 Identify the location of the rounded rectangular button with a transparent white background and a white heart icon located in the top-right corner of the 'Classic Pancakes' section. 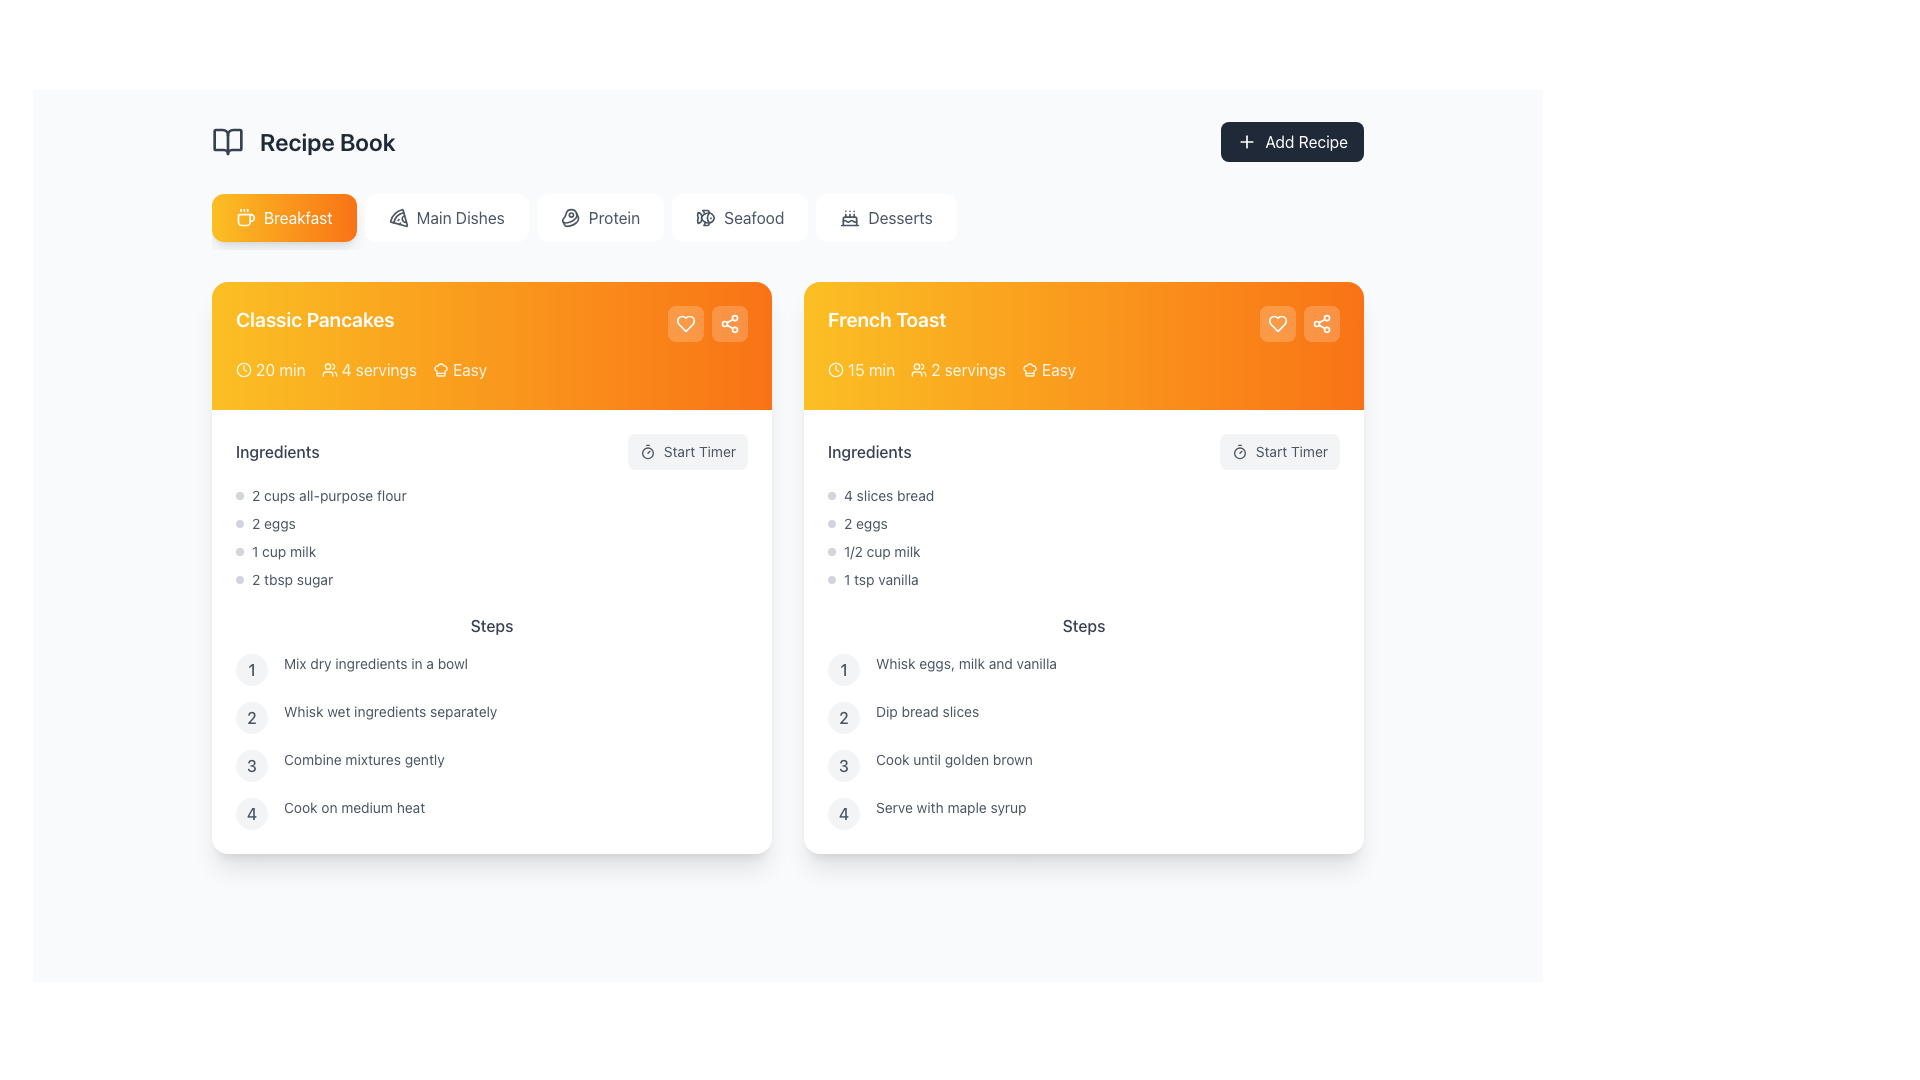
(686, 323).